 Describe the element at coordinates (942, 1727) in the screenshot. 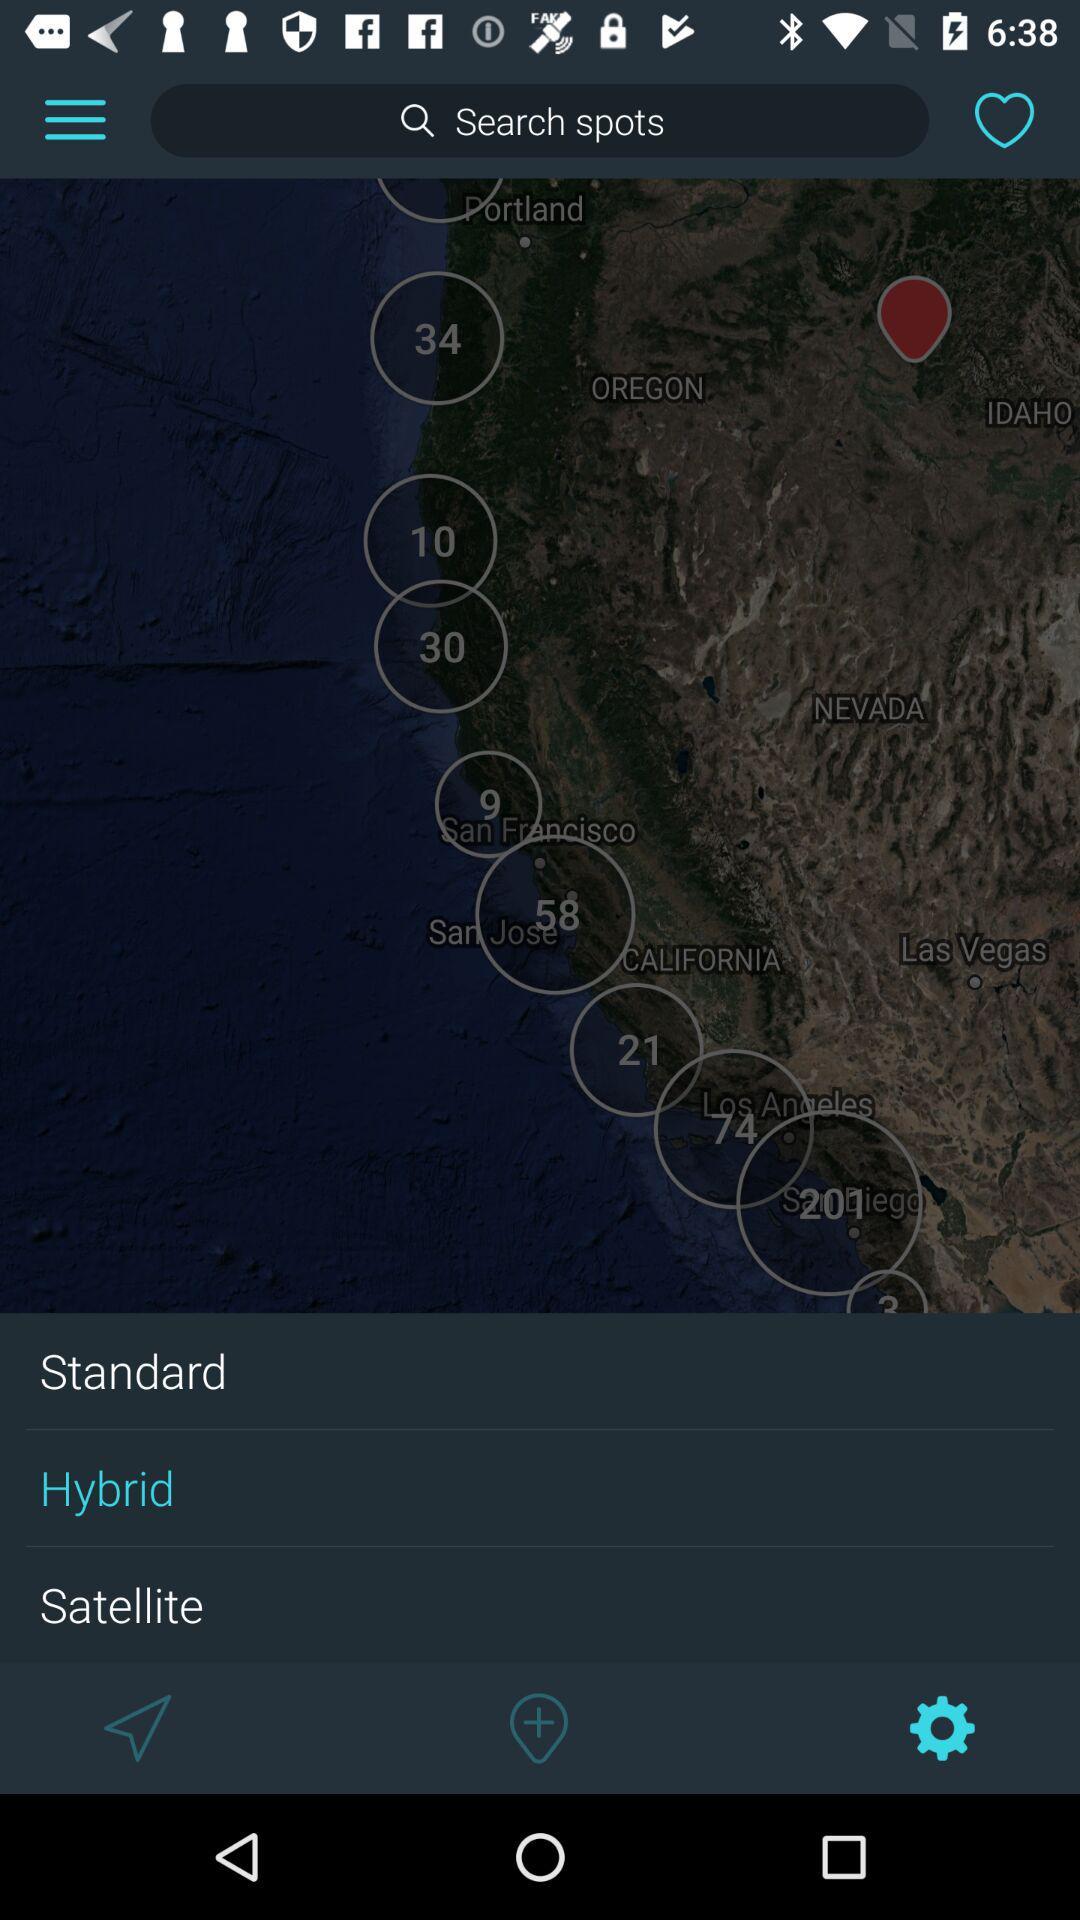

I see `the settings icon` at that location.